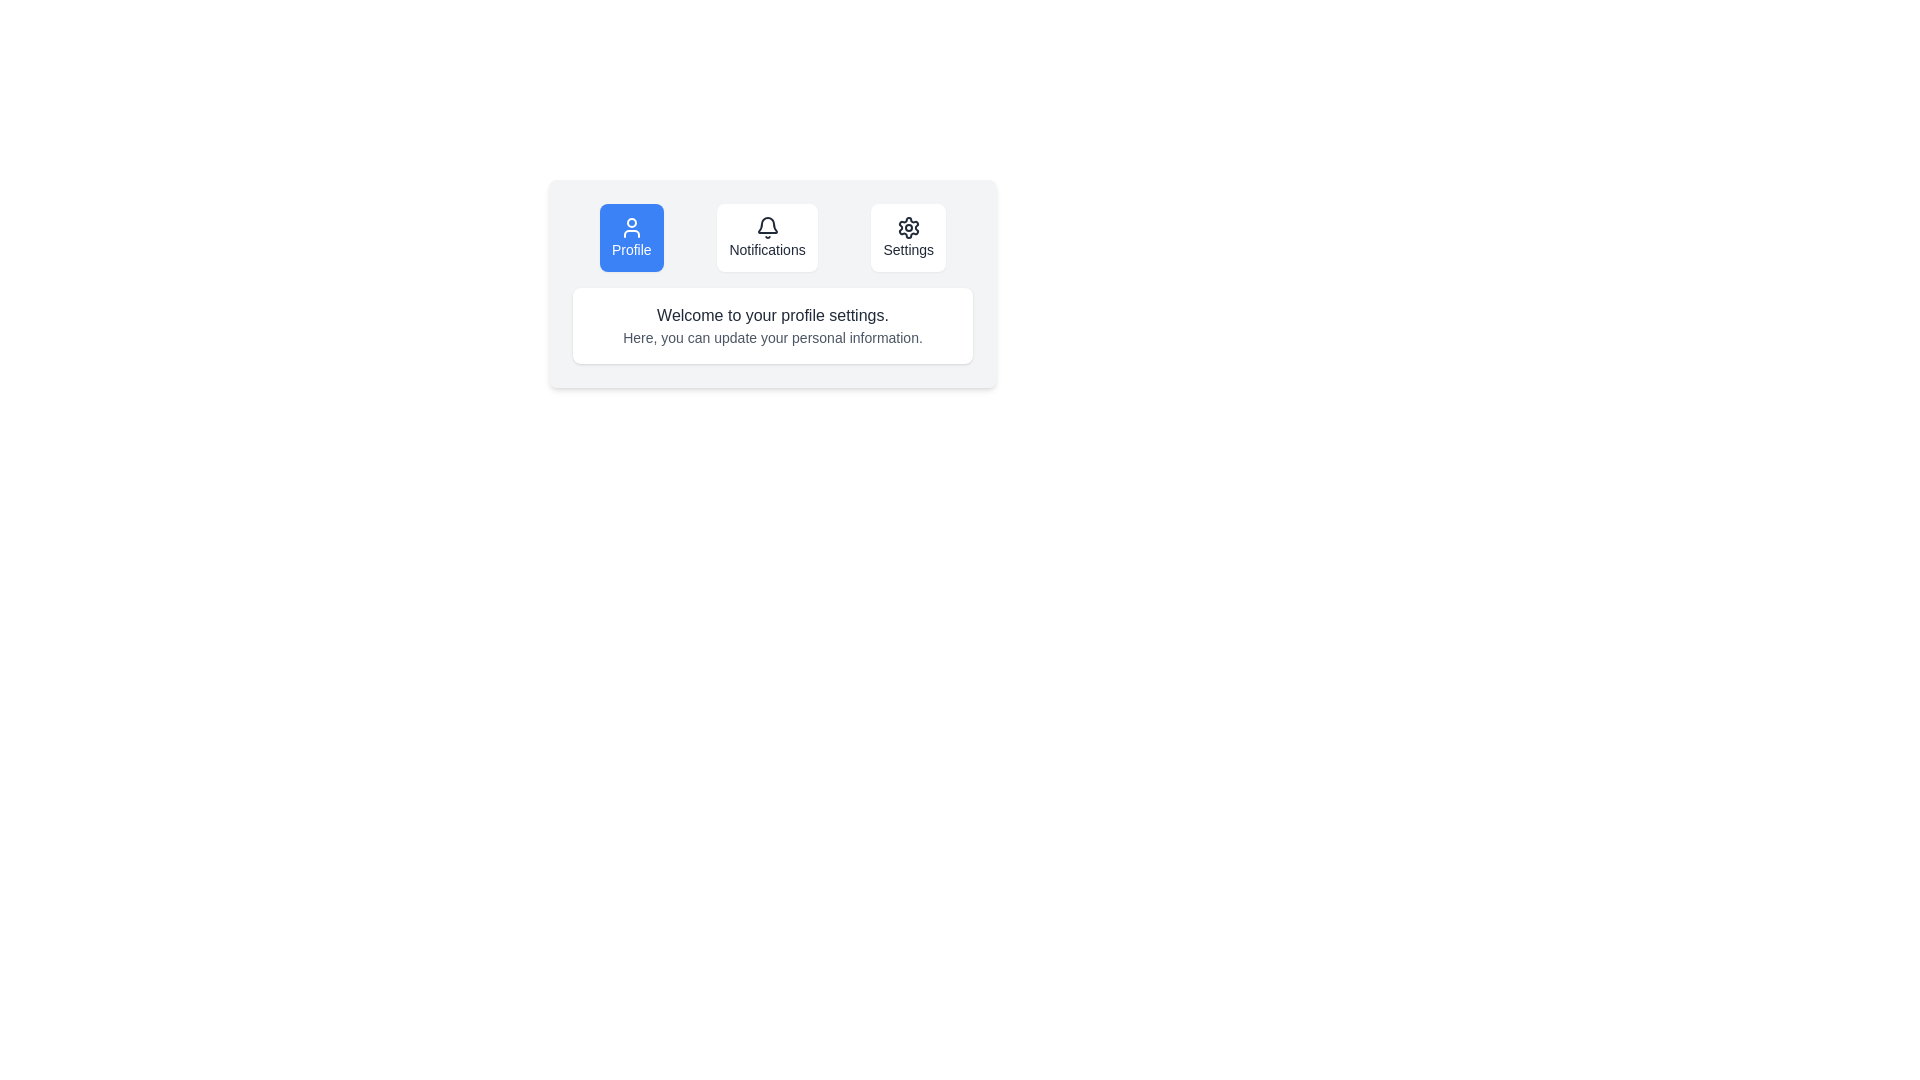  What do you see at coordinates (907, 237) in the screenshot?
I see `the Settings button` at bounding box center [907, 237].